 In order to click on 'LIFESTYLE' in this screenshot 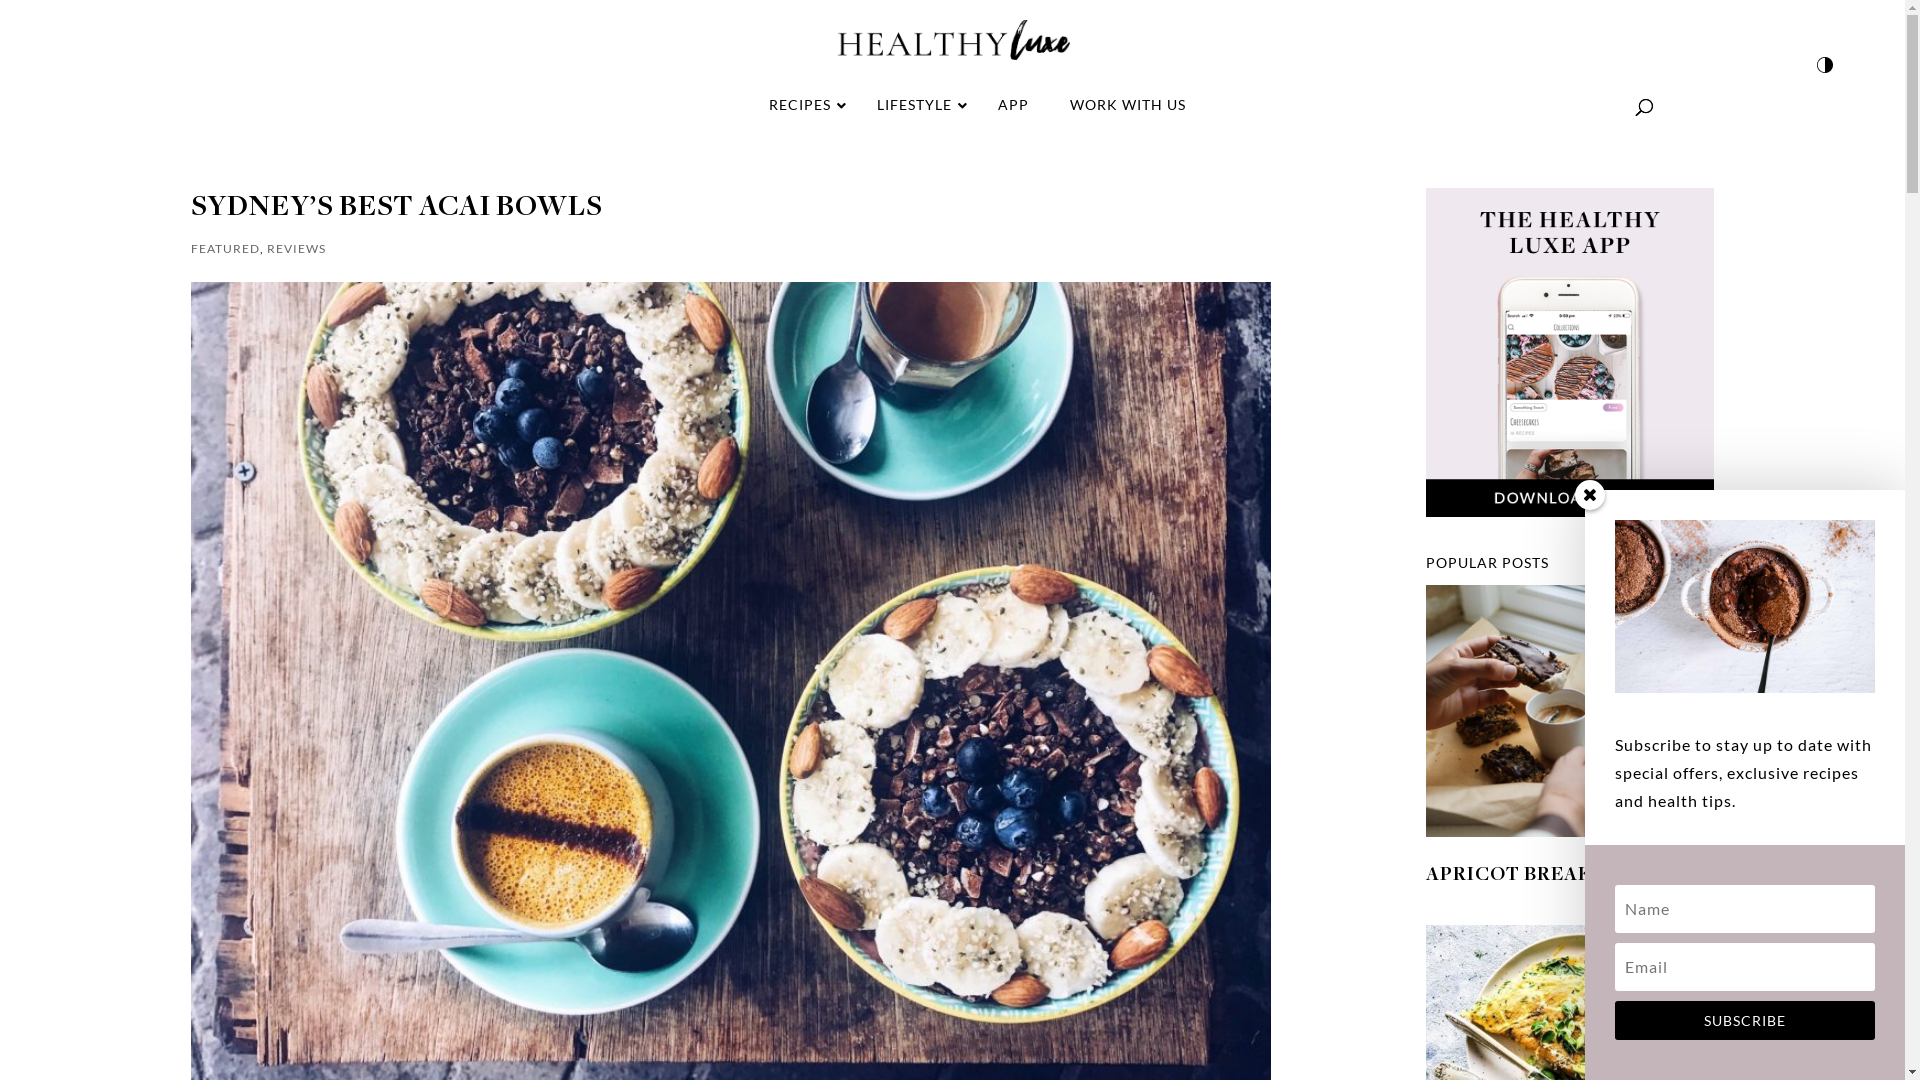, I will do `click(915, 104)`.